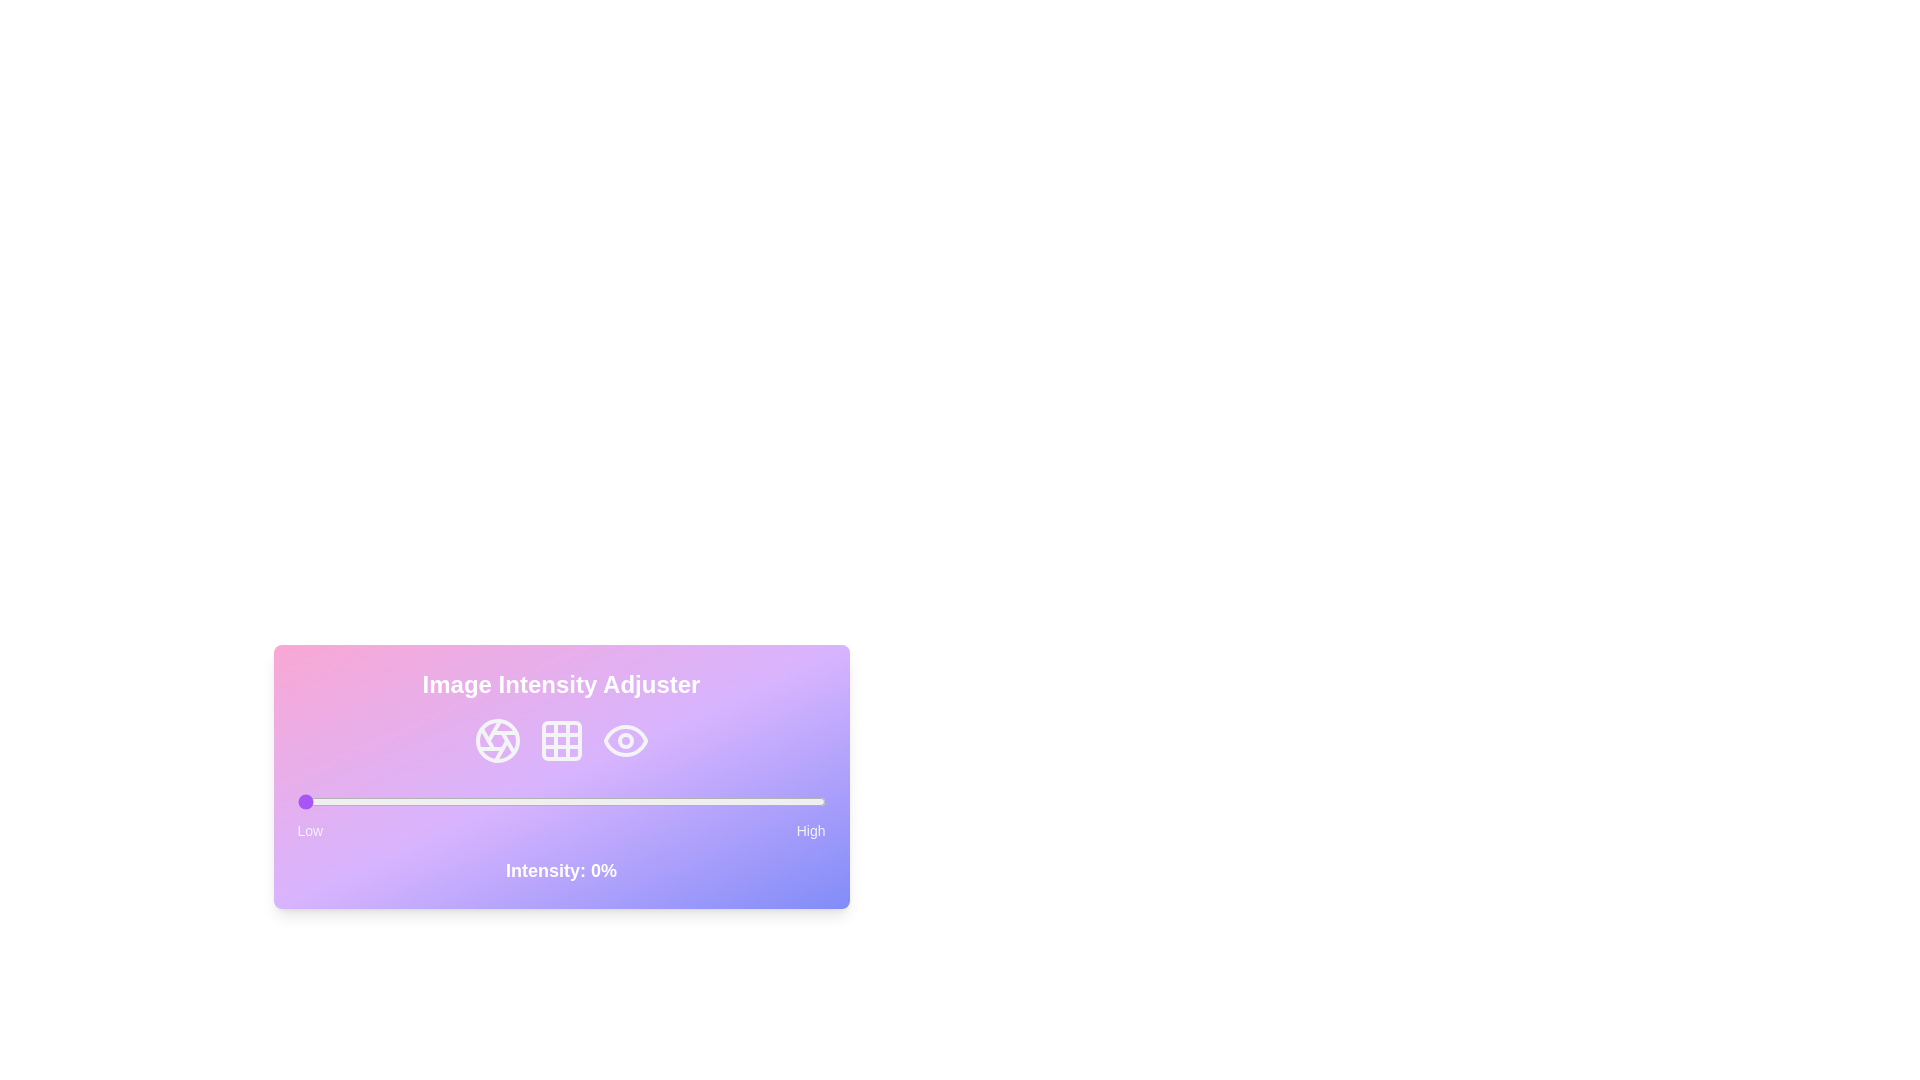  Describe the element at coordinates (423, 801) in the screenshot. I see `the intensity slider to set the intensity to 24%` at that location.